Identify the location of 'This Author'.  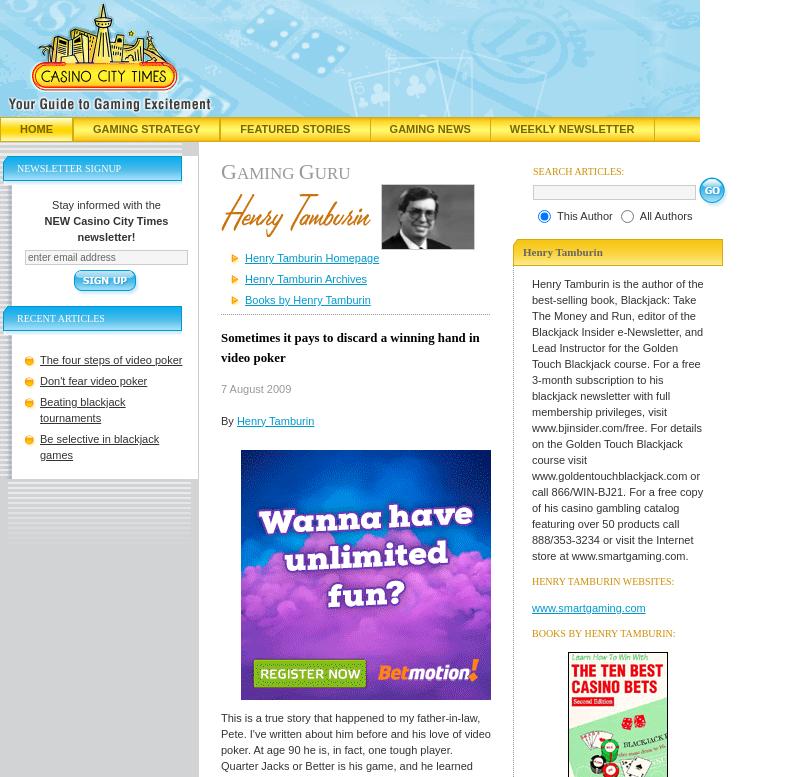
(583, 215).